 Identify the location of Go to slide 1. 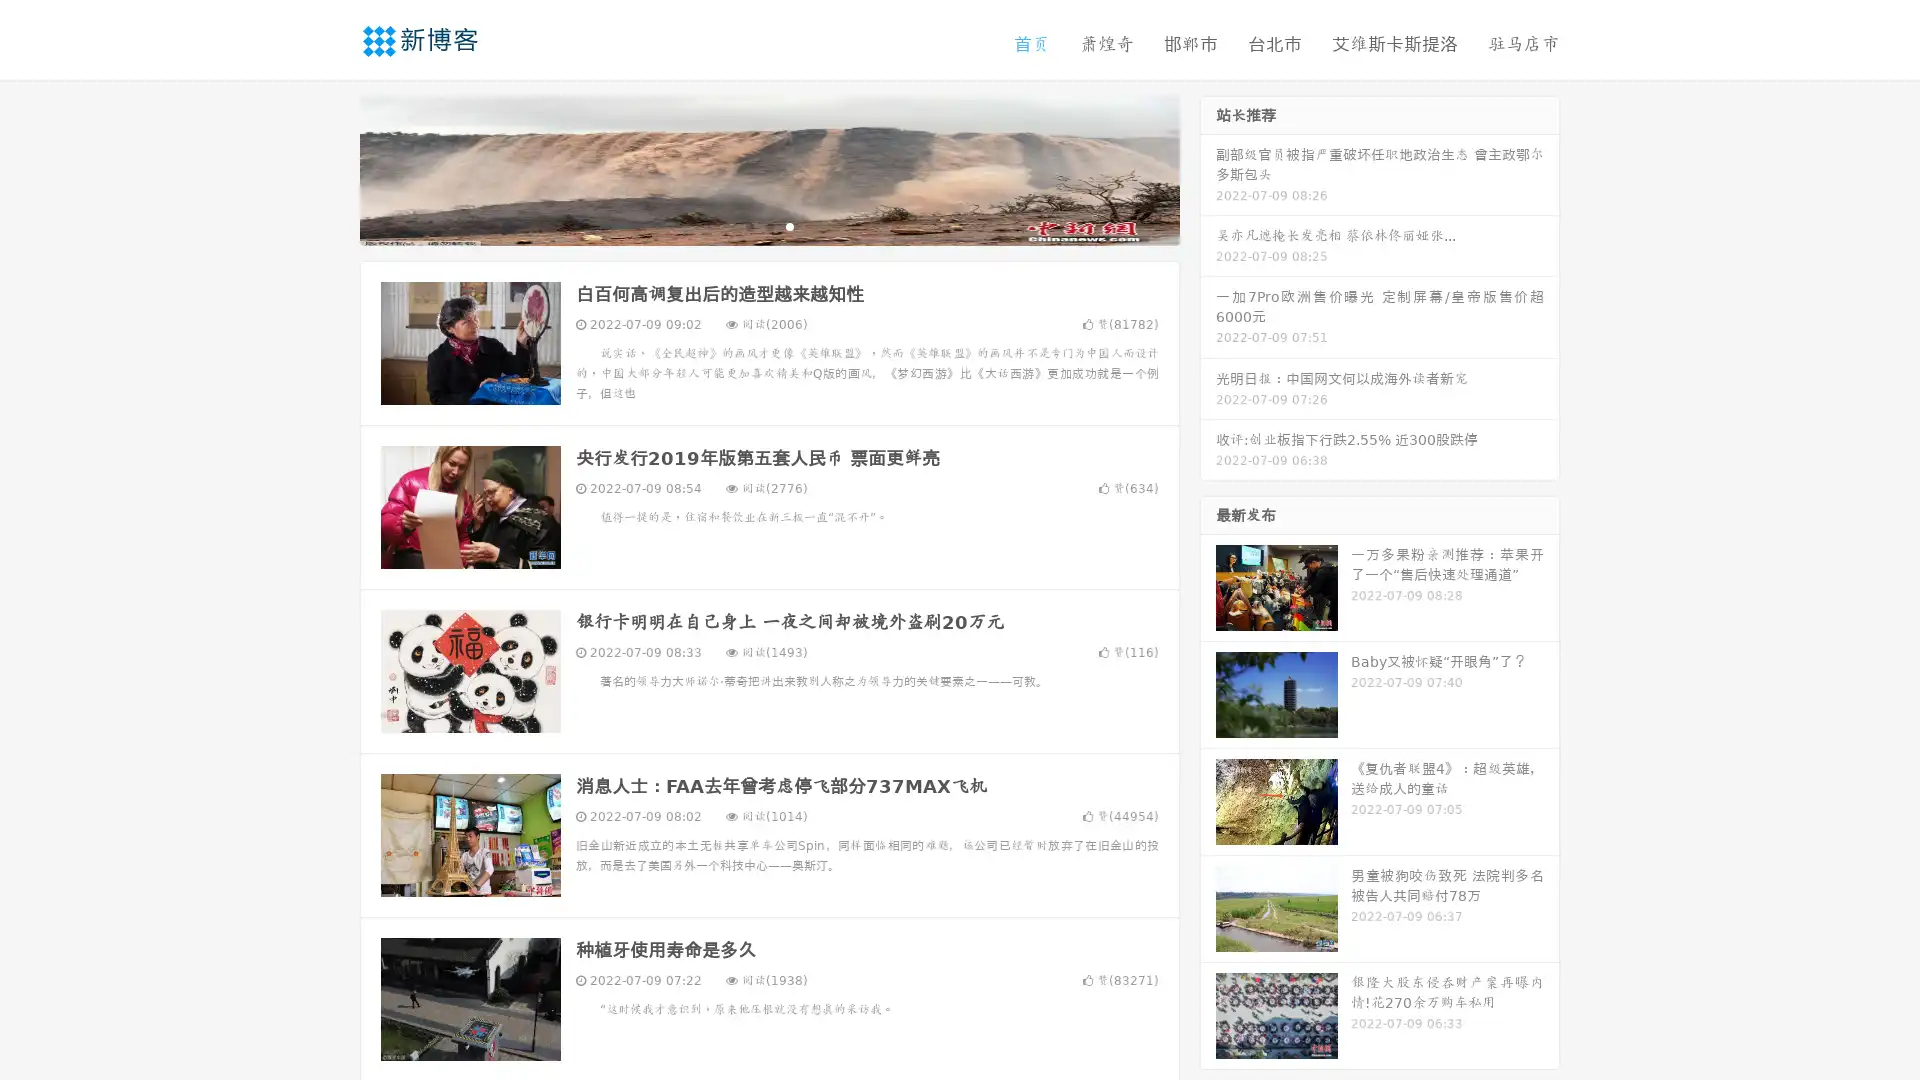
(748, 225).